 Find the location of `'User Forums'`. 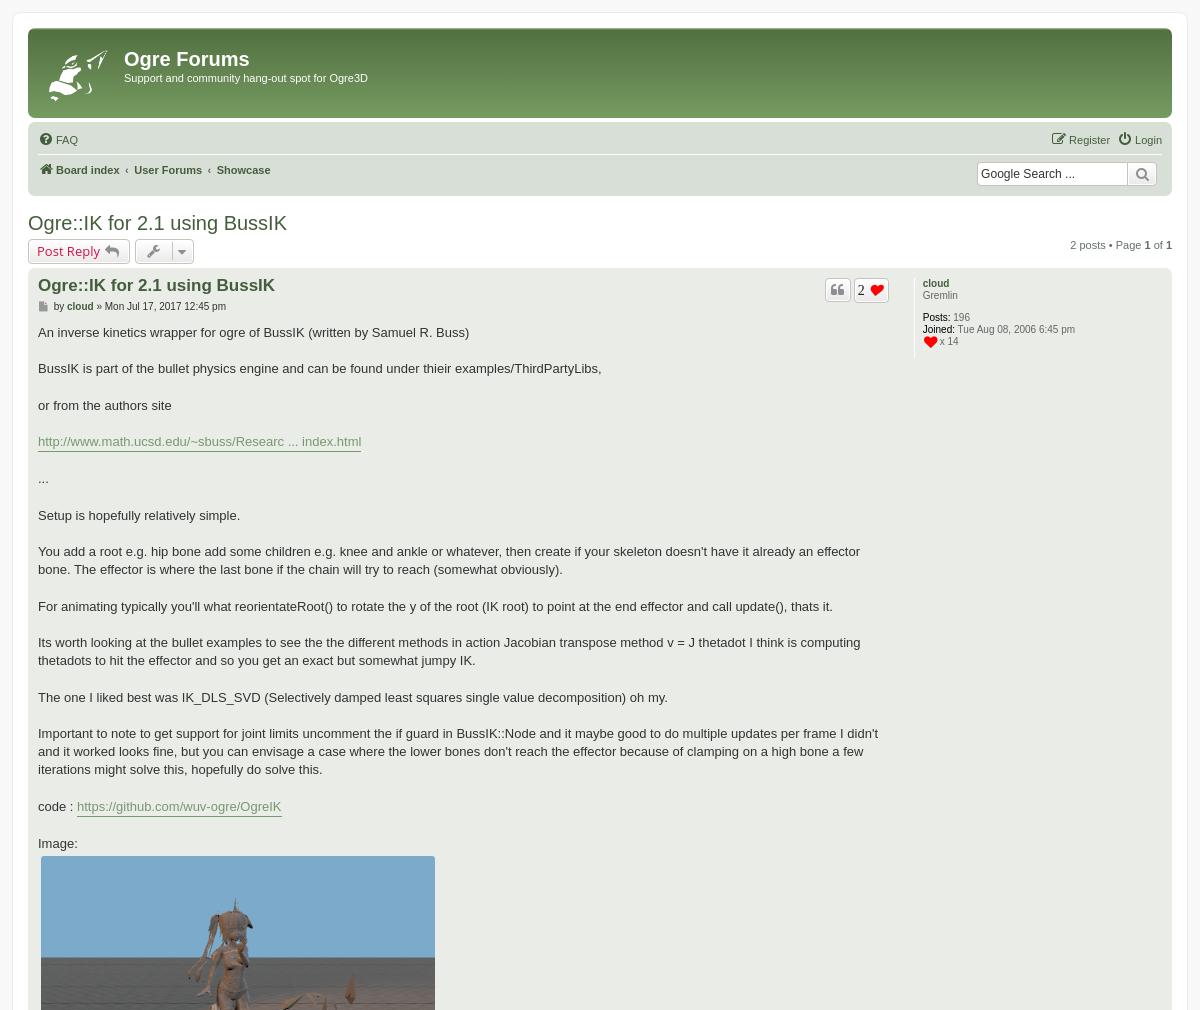

'User Forums' is located at coordinates (167, 168).